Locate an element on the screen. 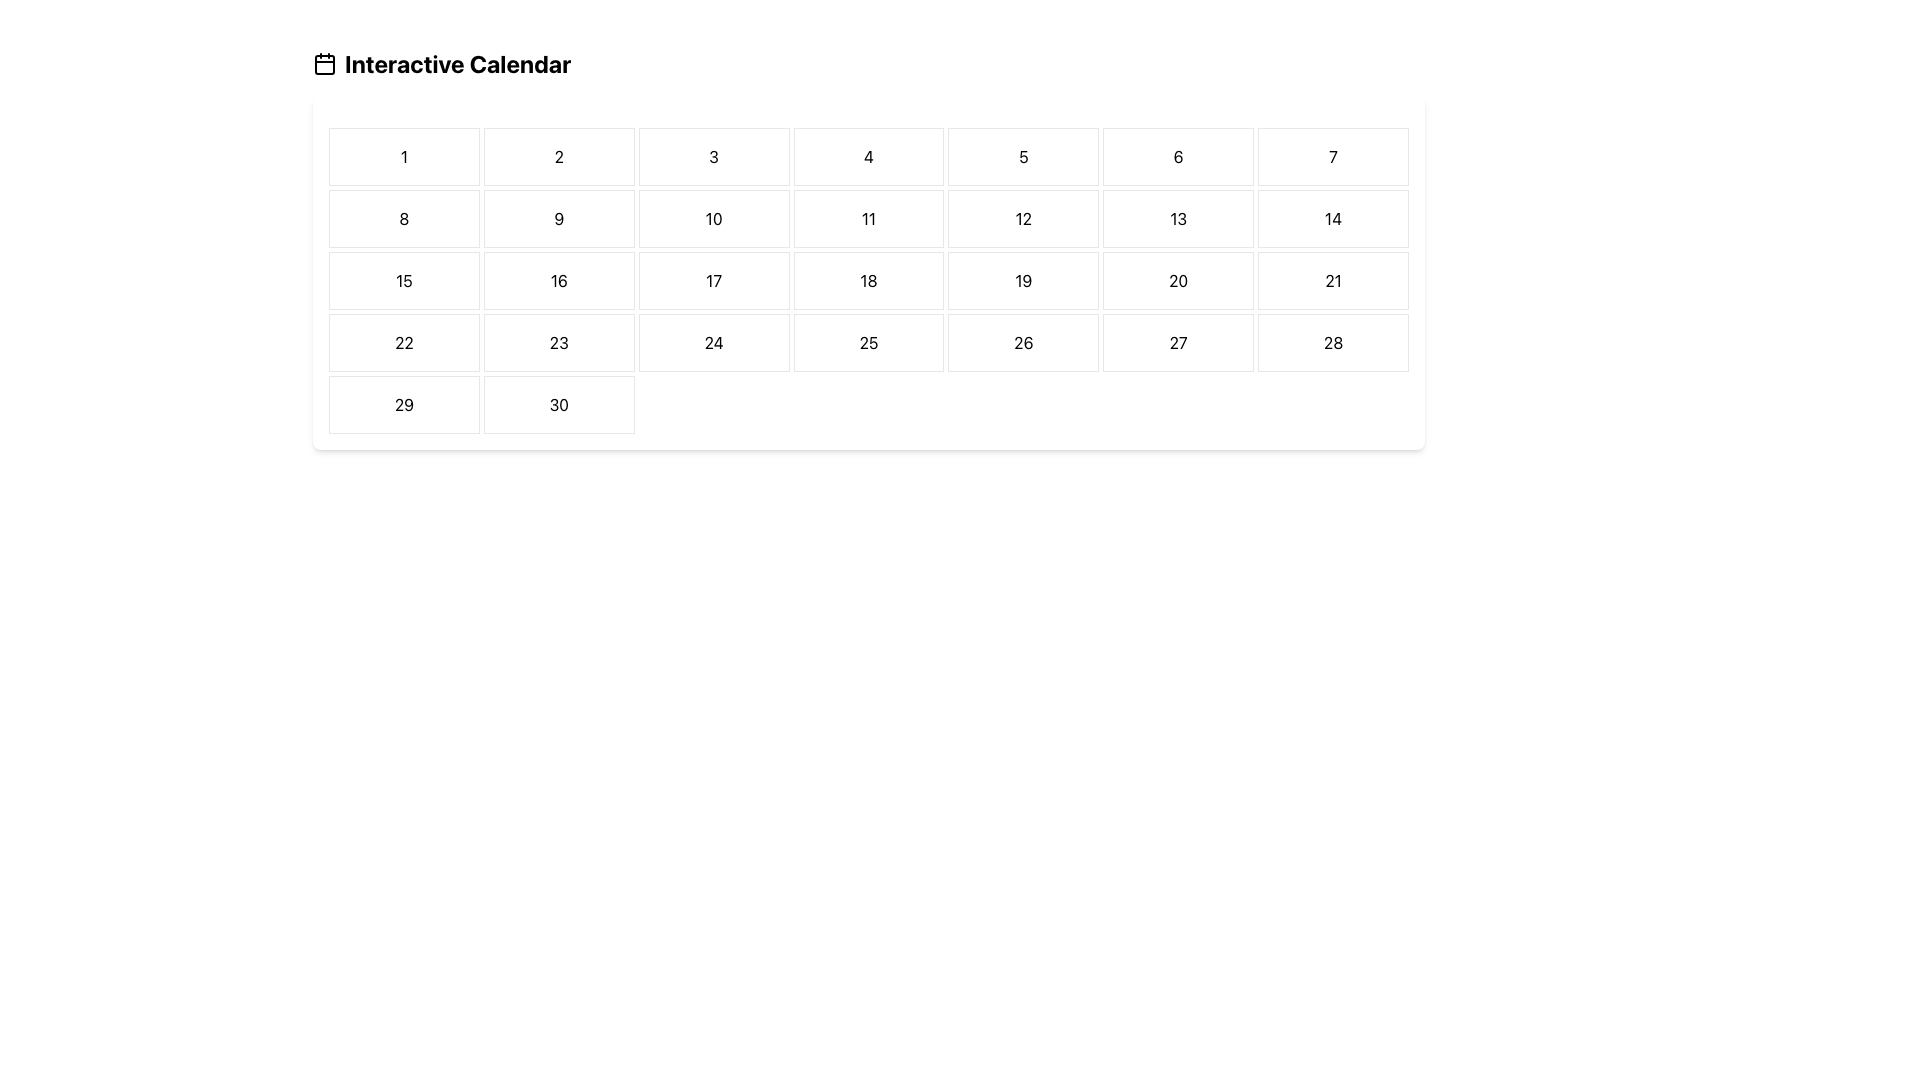  the button-like grid cell containing the number '9' is located at coordinates (558, 219).